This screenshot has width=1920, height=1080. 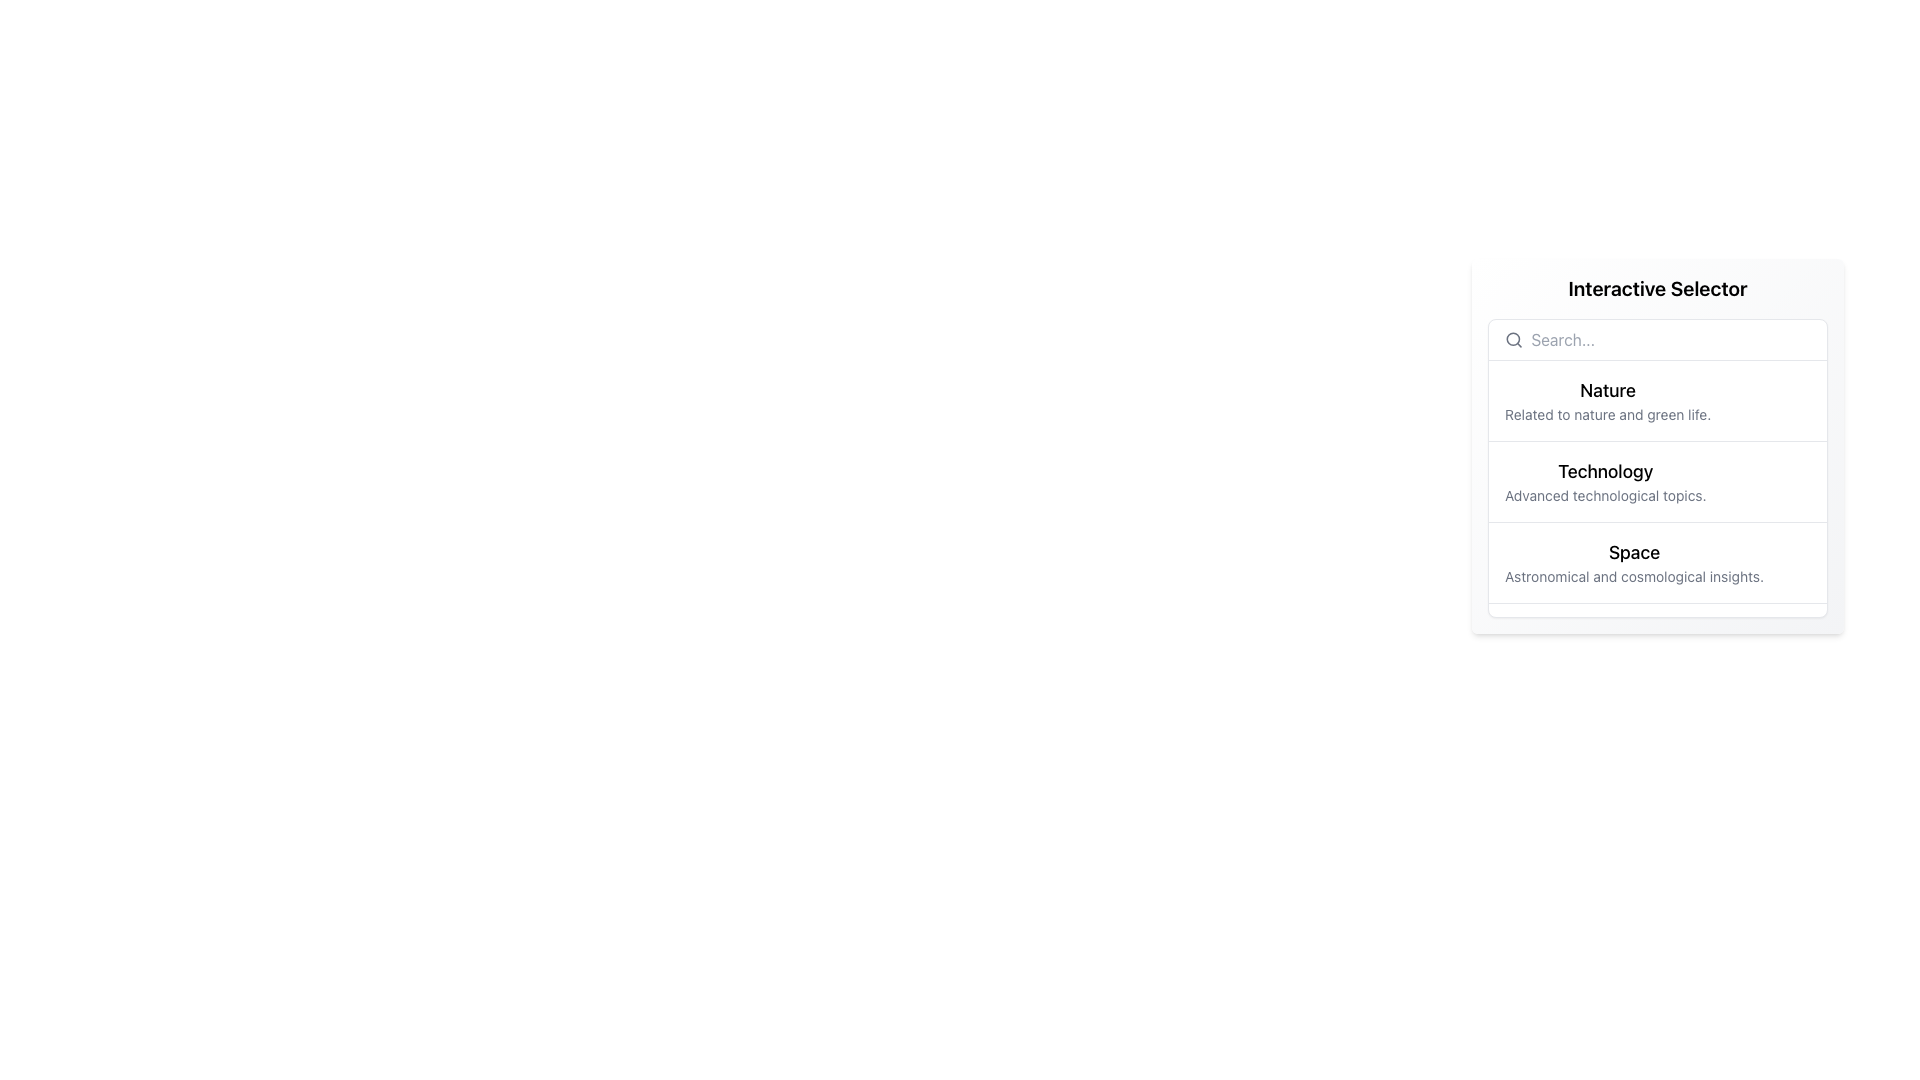 I want to click on the search bar located at the top of the vertically stacked list within a white rounded box to focus on the input field, so click(x=1657, y=338).